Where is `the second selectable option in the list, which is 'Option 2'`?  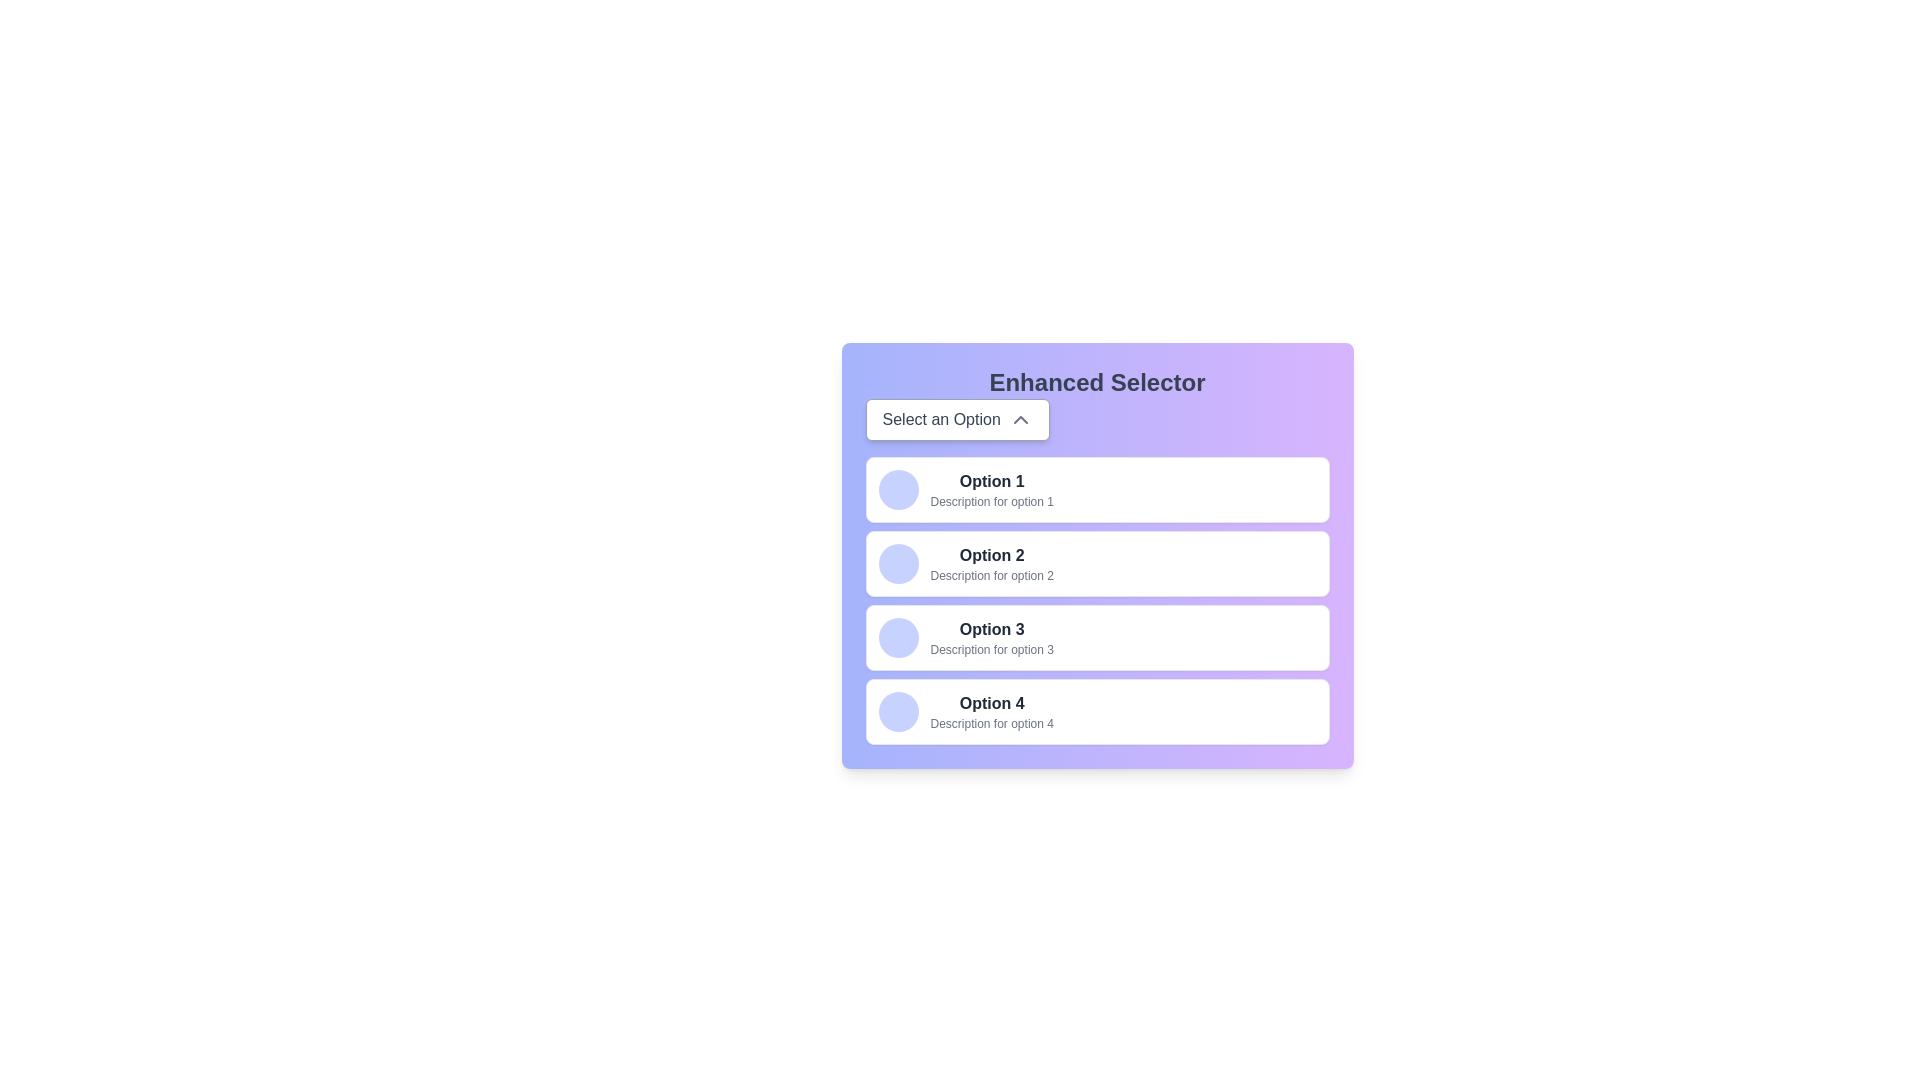 the second selectable option in the list, which is 'Option 2' is located at coordinates (1096, 563).